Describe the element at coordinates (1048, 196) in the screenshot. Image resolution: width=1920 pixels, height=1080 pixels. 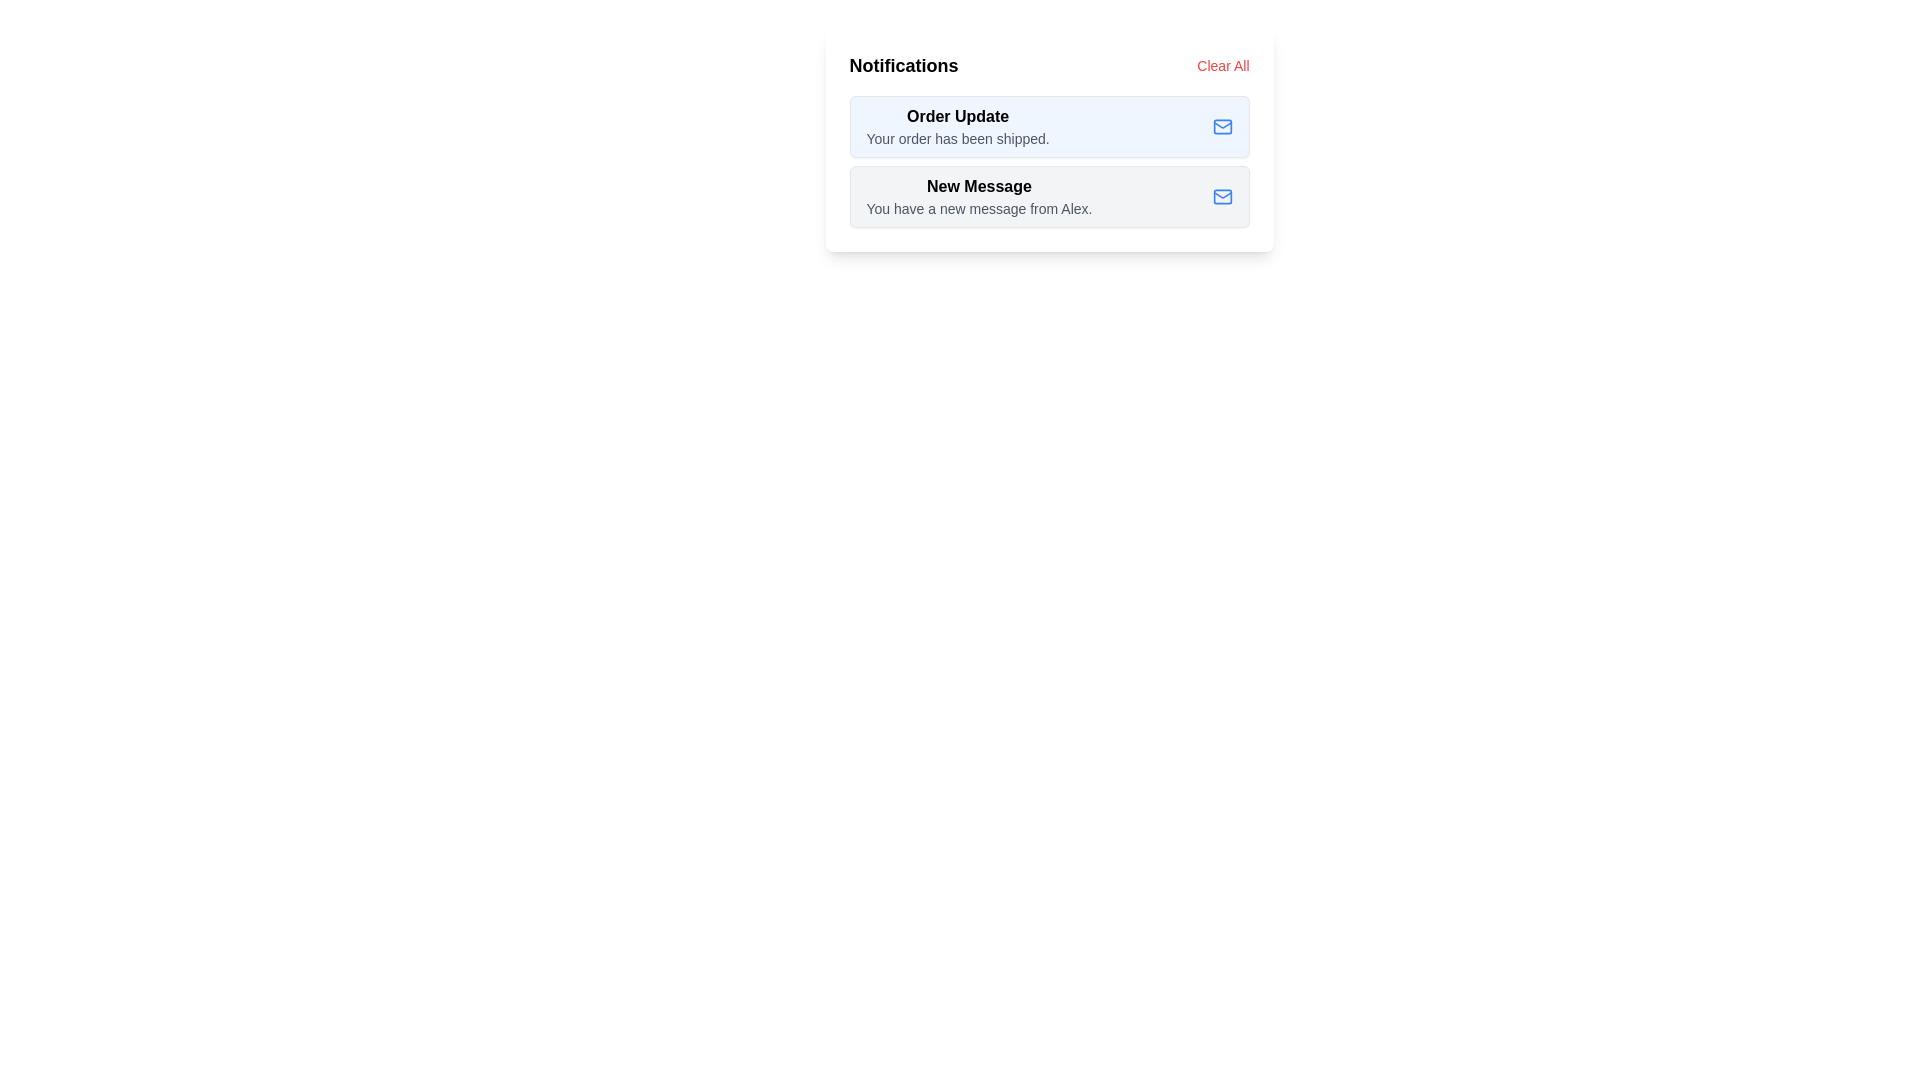
I see `message notification located in the second notification card below the 'Order Update' notification` at that location.